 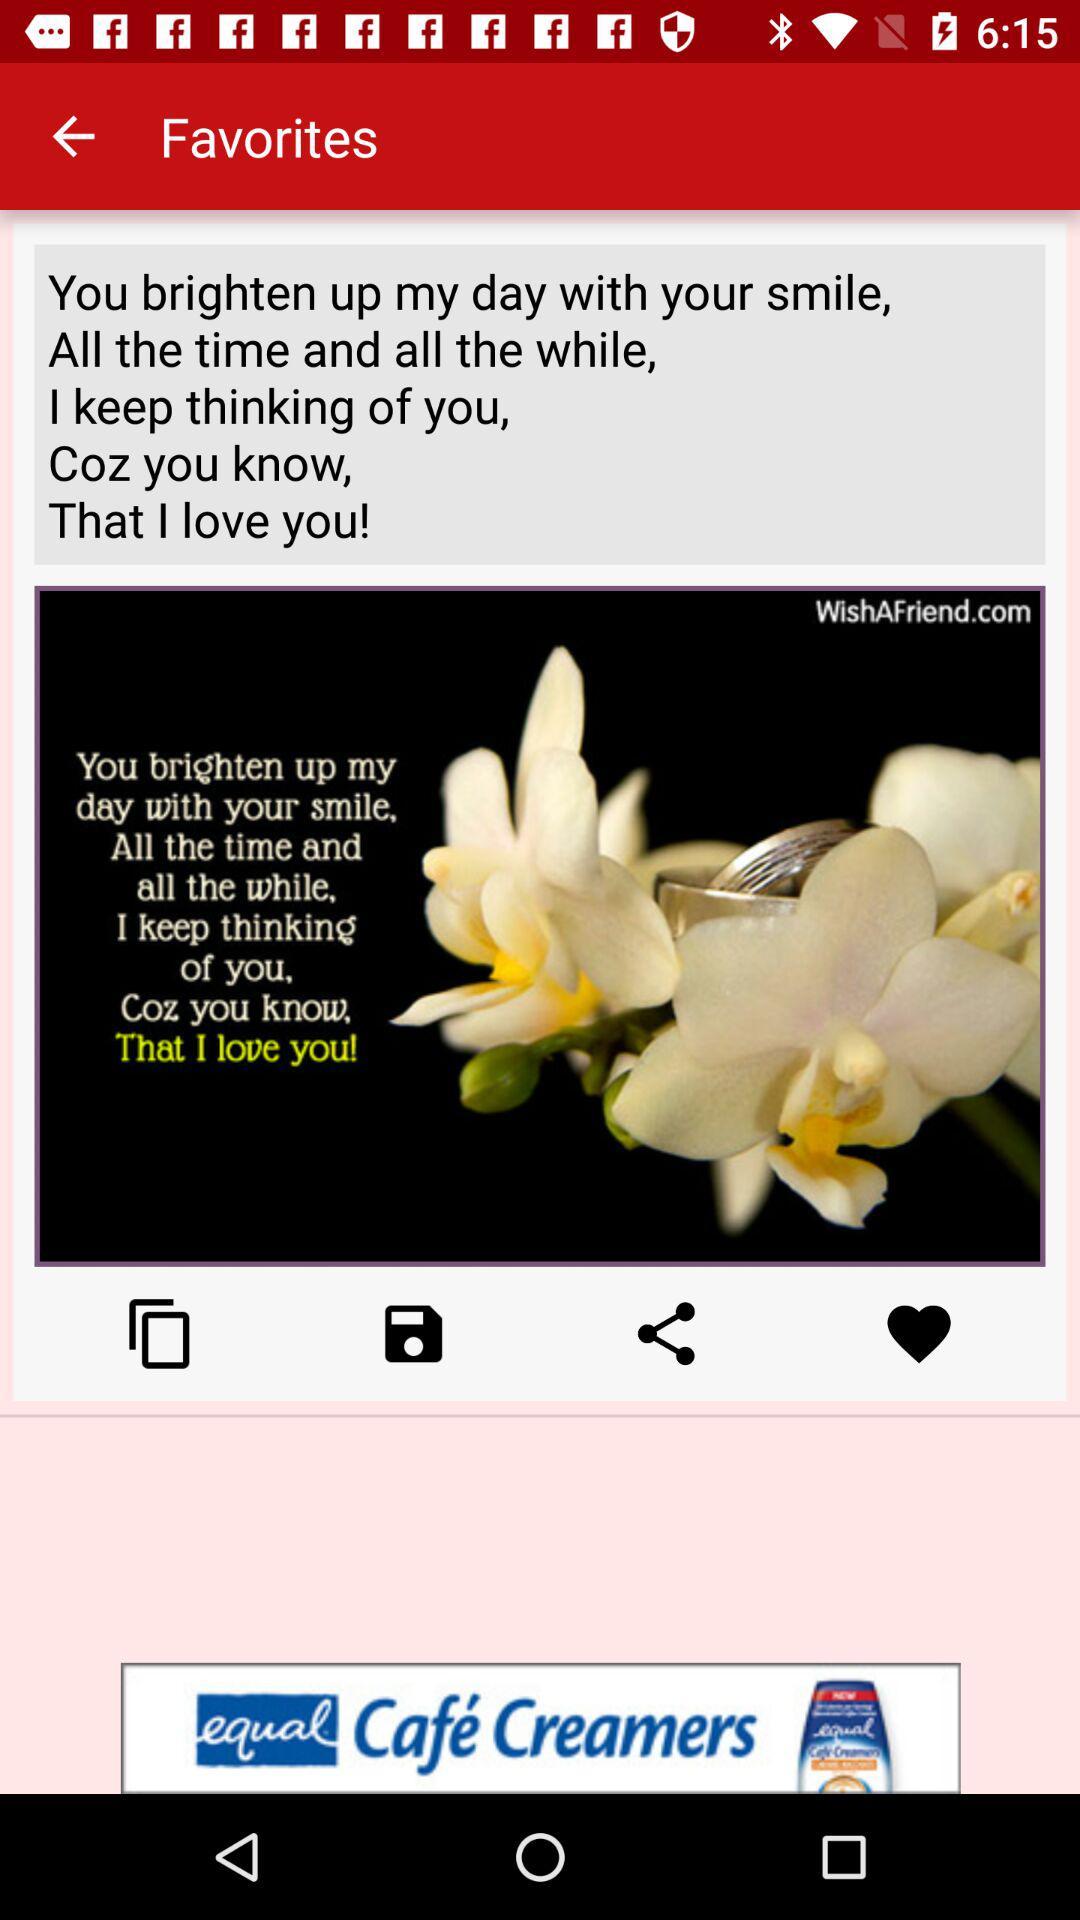 What do you see at coordinates (540, 1727) in the screenshot?
I see `details about advertisement` at bounding box center [540, 1727].